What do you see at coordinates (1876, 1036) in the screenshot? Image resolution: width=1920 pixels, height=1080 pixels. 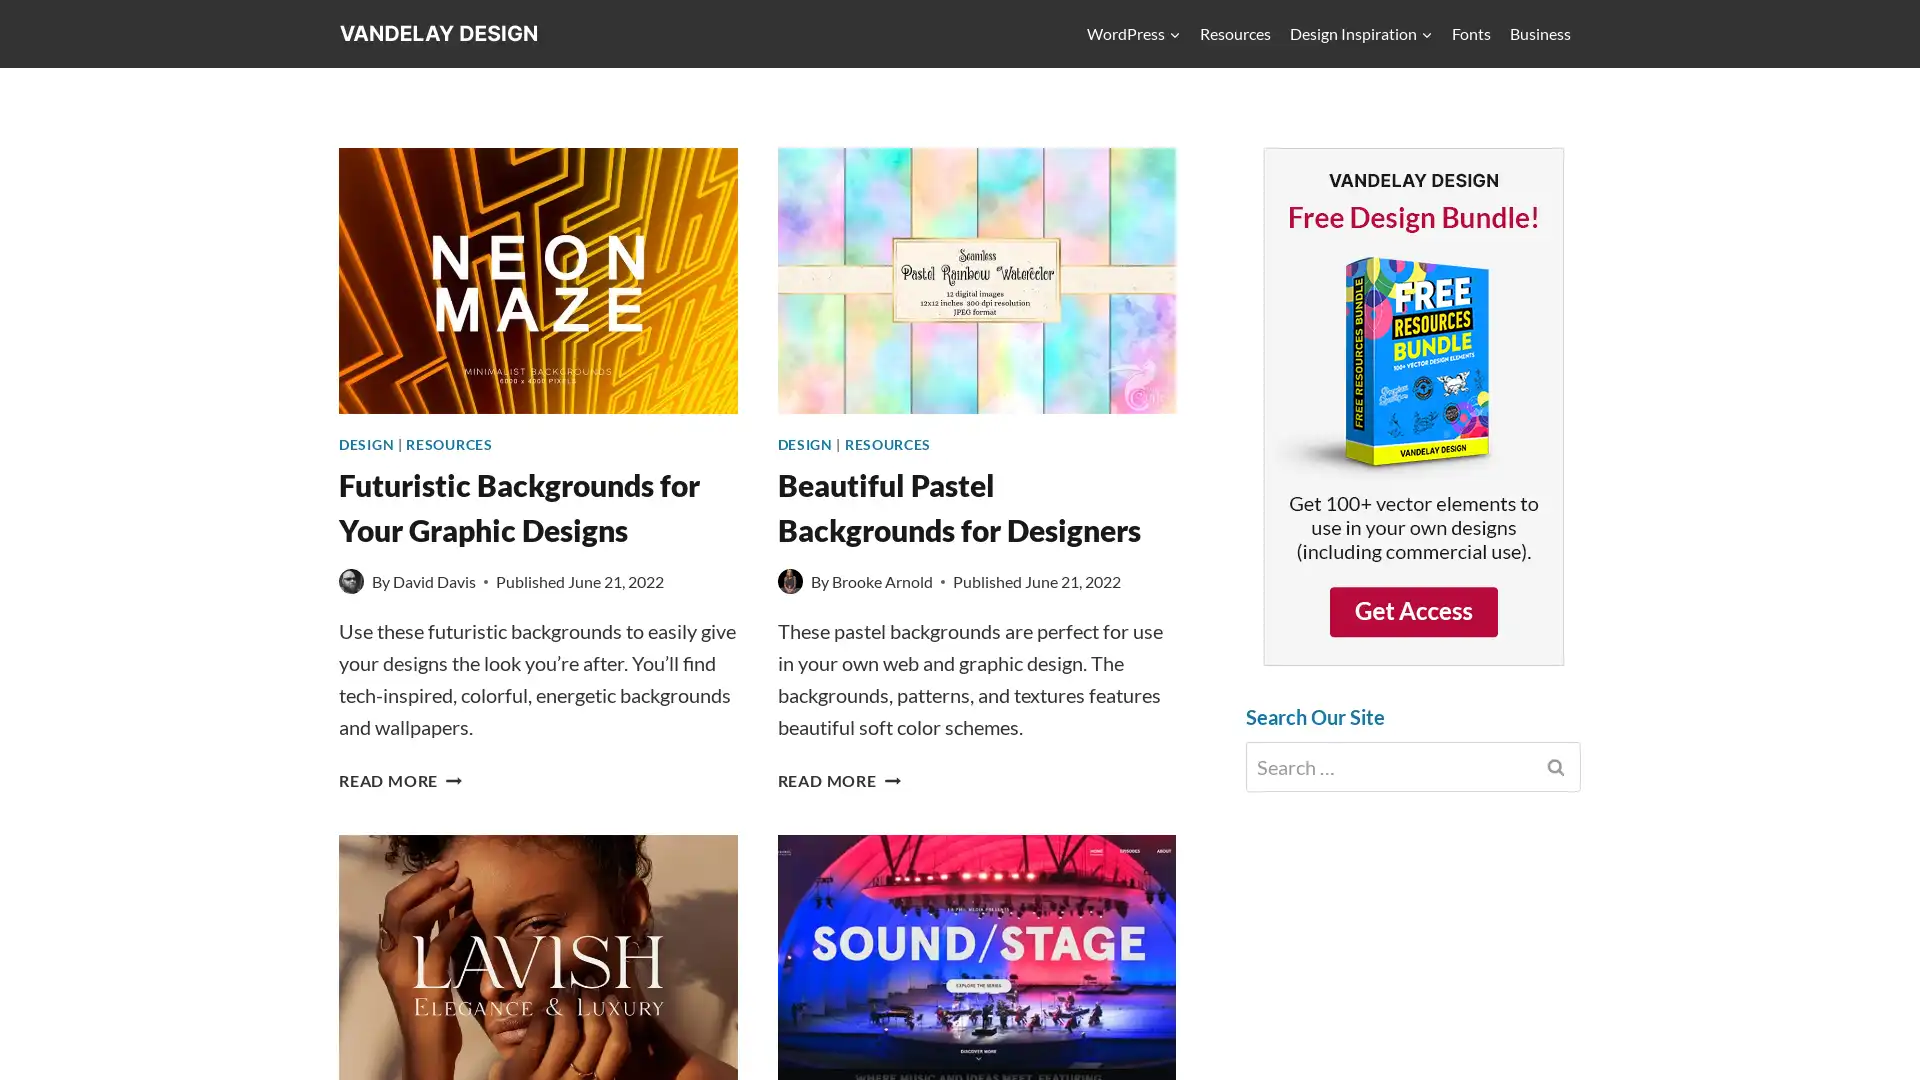 I see `Scroll to top` at bounding box center [1876, 1036].